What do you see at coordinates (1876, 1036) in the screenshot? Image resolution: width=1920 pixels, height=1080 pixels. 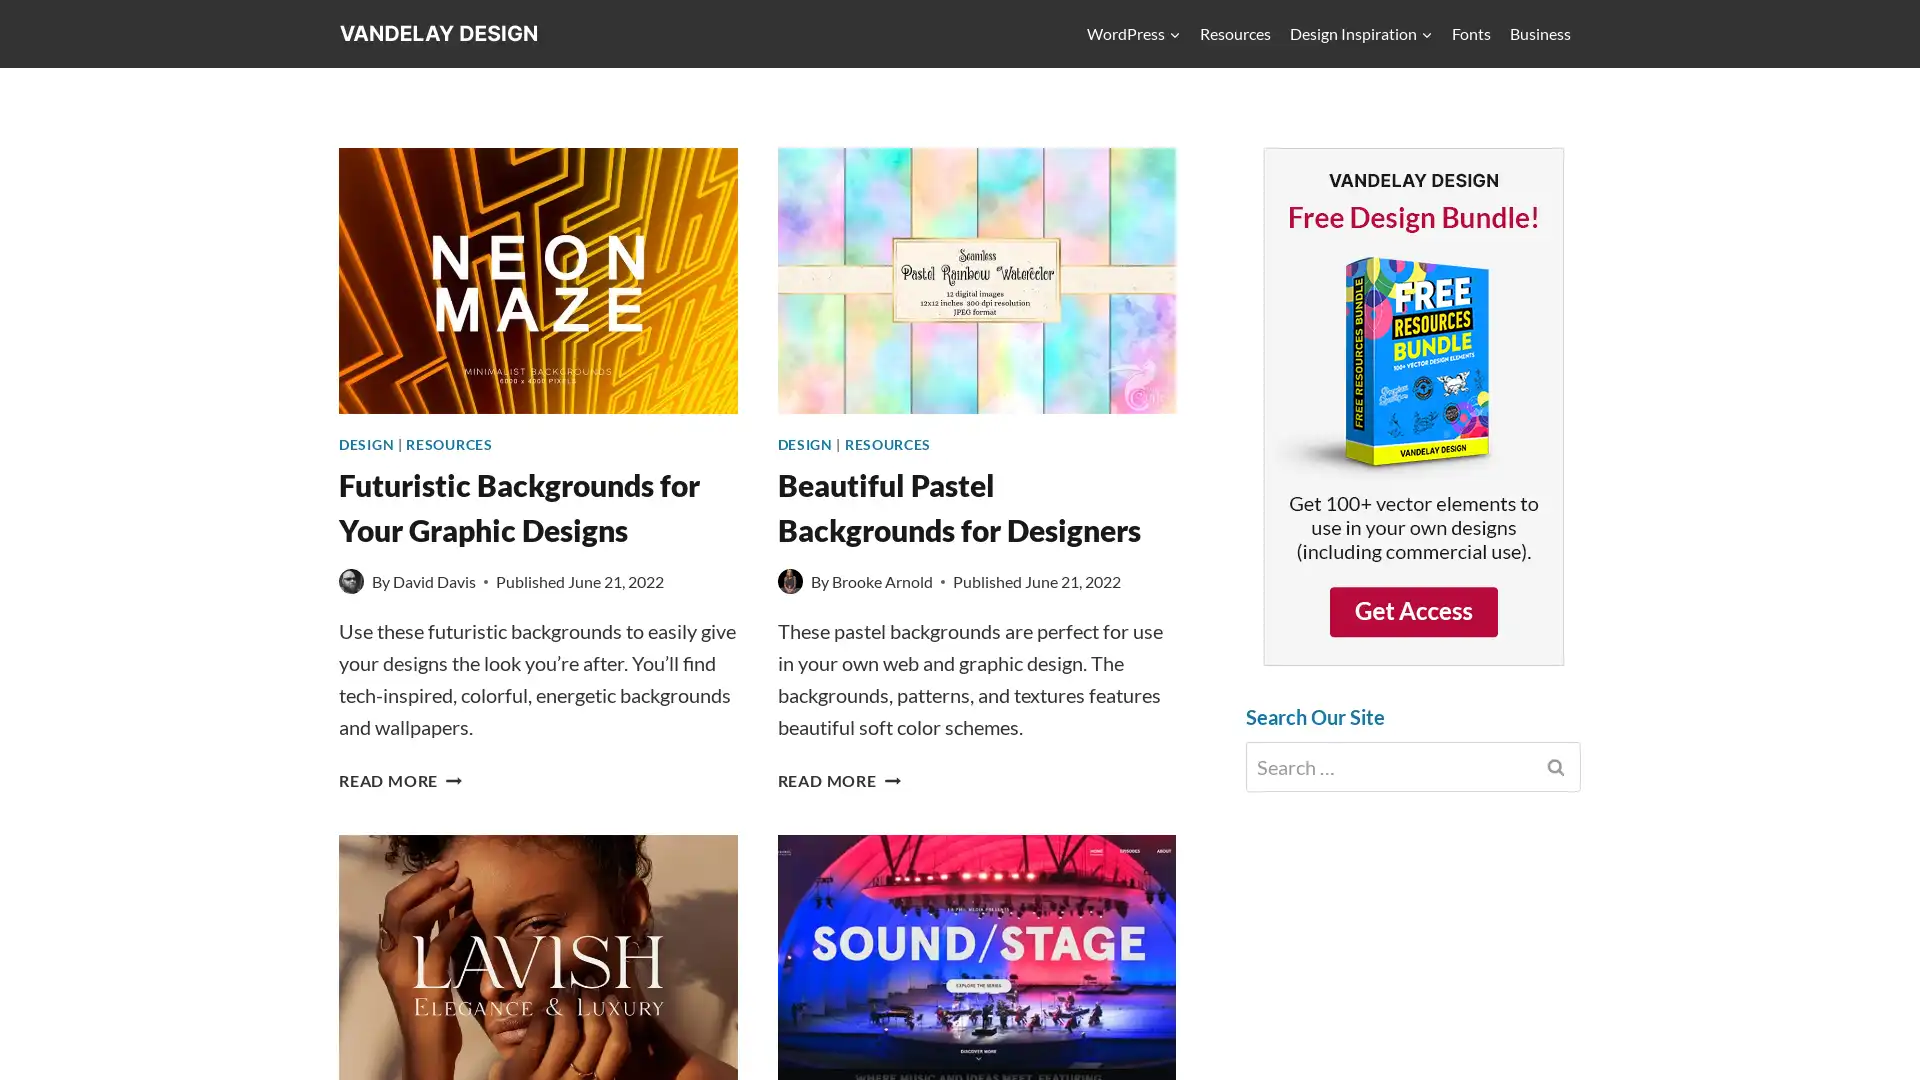 I see `Scroll to top` at bounding box center [1876, 1036].